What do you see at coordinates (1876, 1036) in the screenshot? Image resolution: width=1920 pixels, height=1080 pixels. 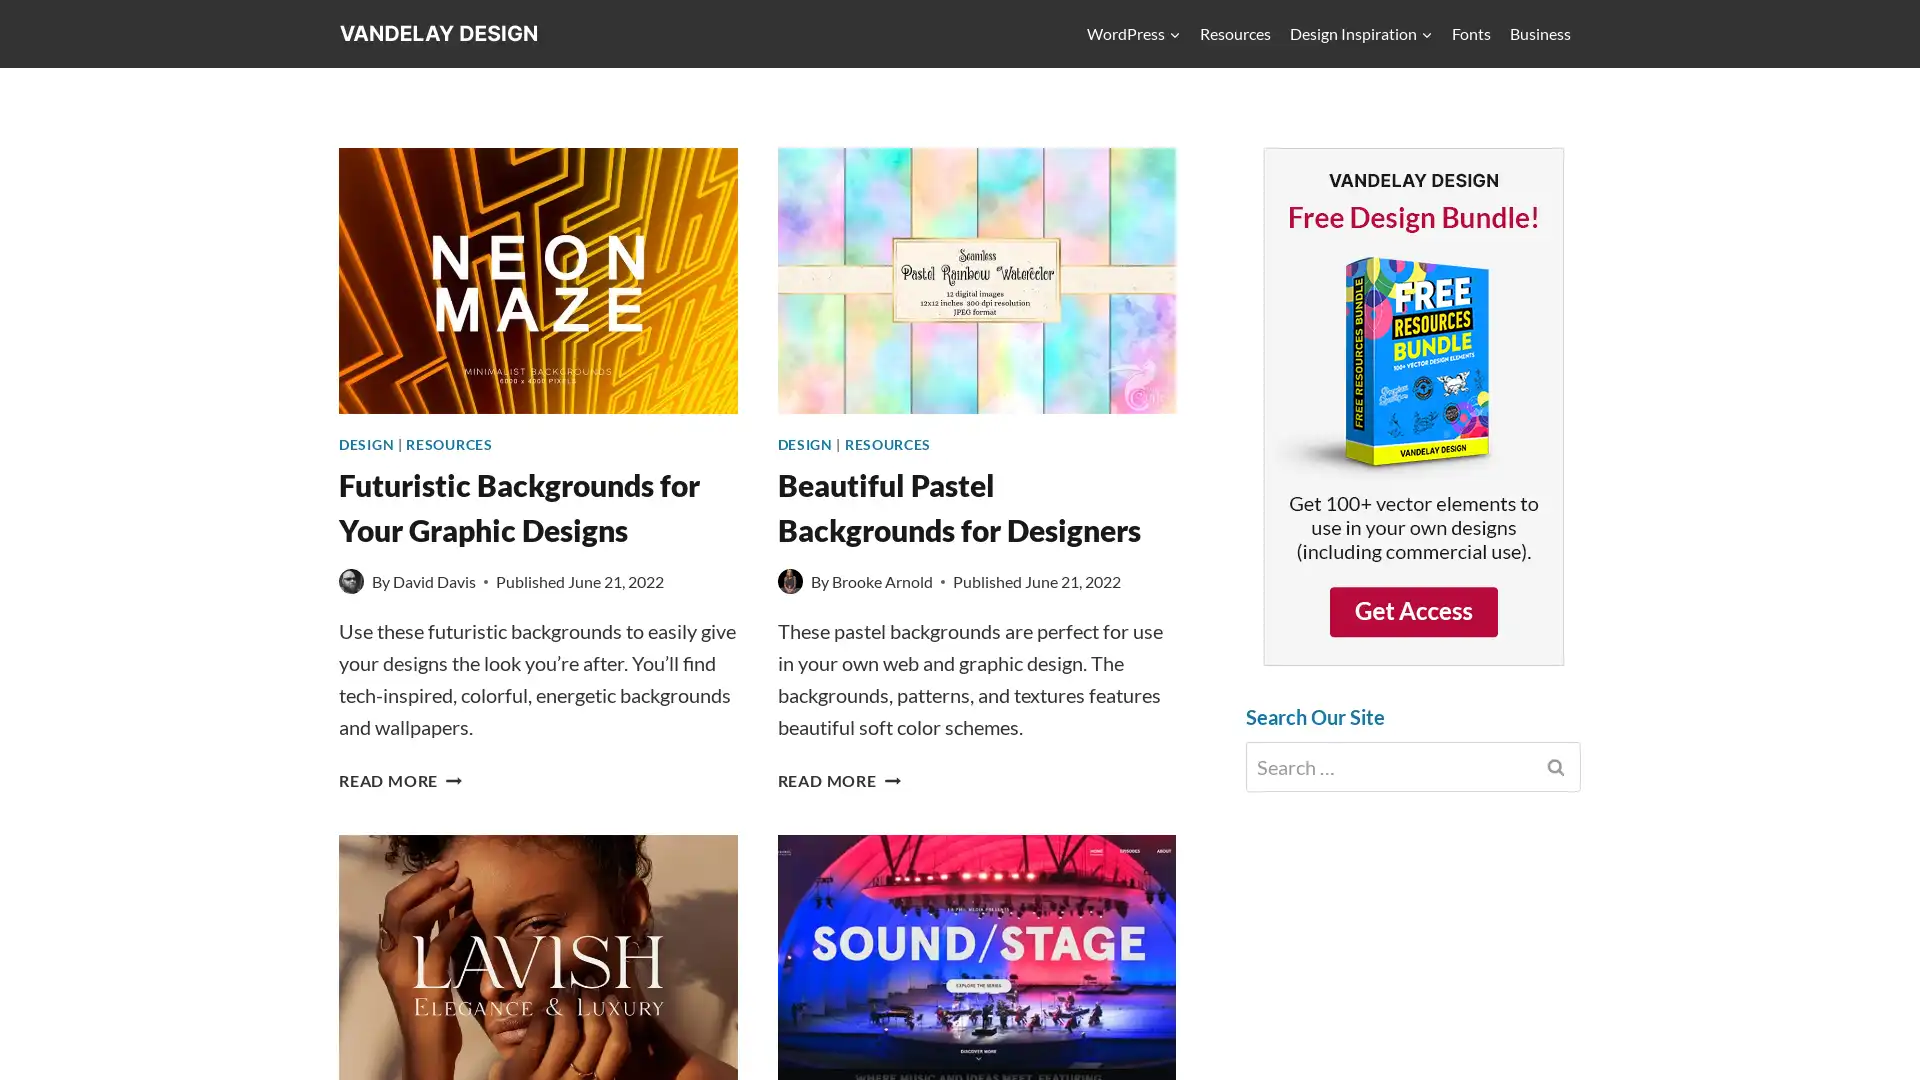 I see `Scroll to top` at bounding box center [1876, 1036].